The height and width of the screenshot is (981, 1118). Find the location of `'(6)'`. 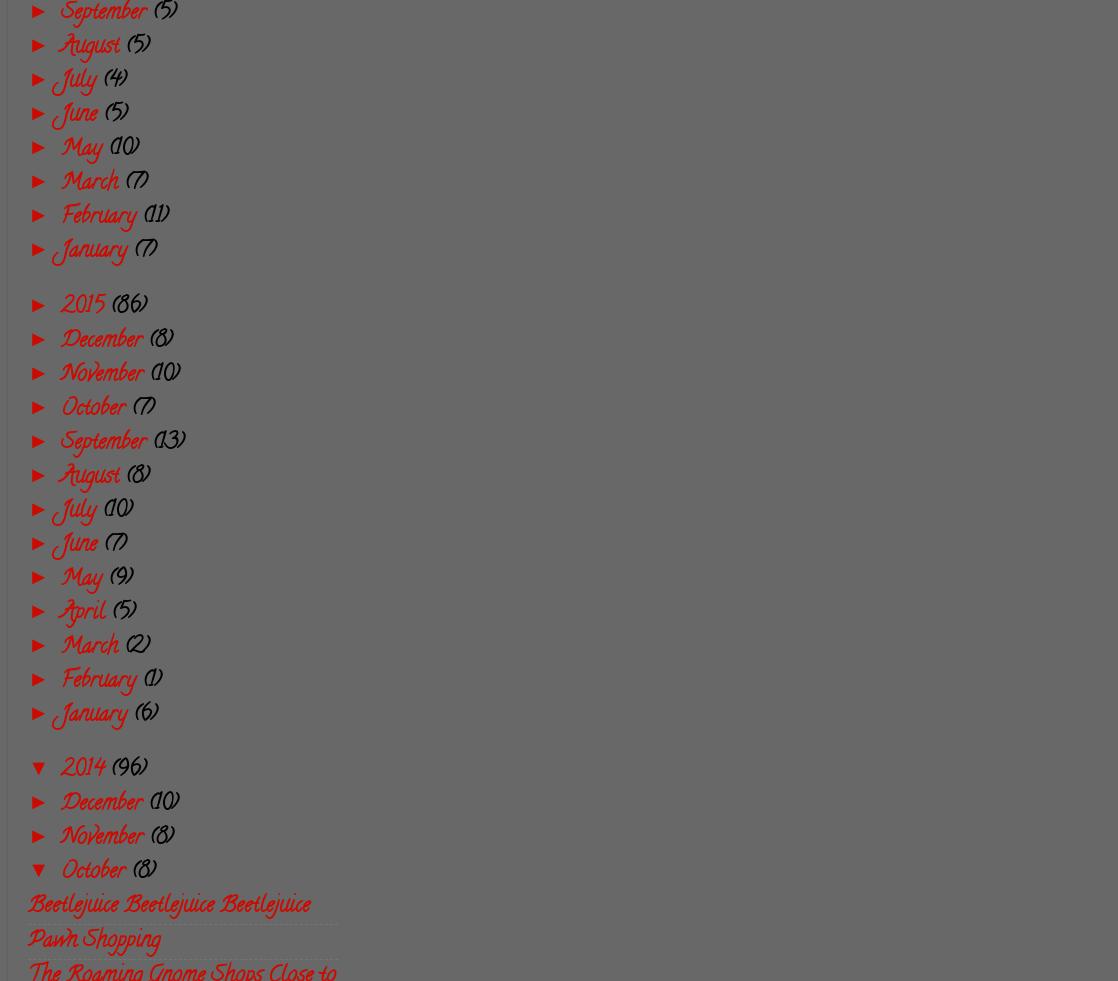

'(6)' is located at coordinates (145, 714).